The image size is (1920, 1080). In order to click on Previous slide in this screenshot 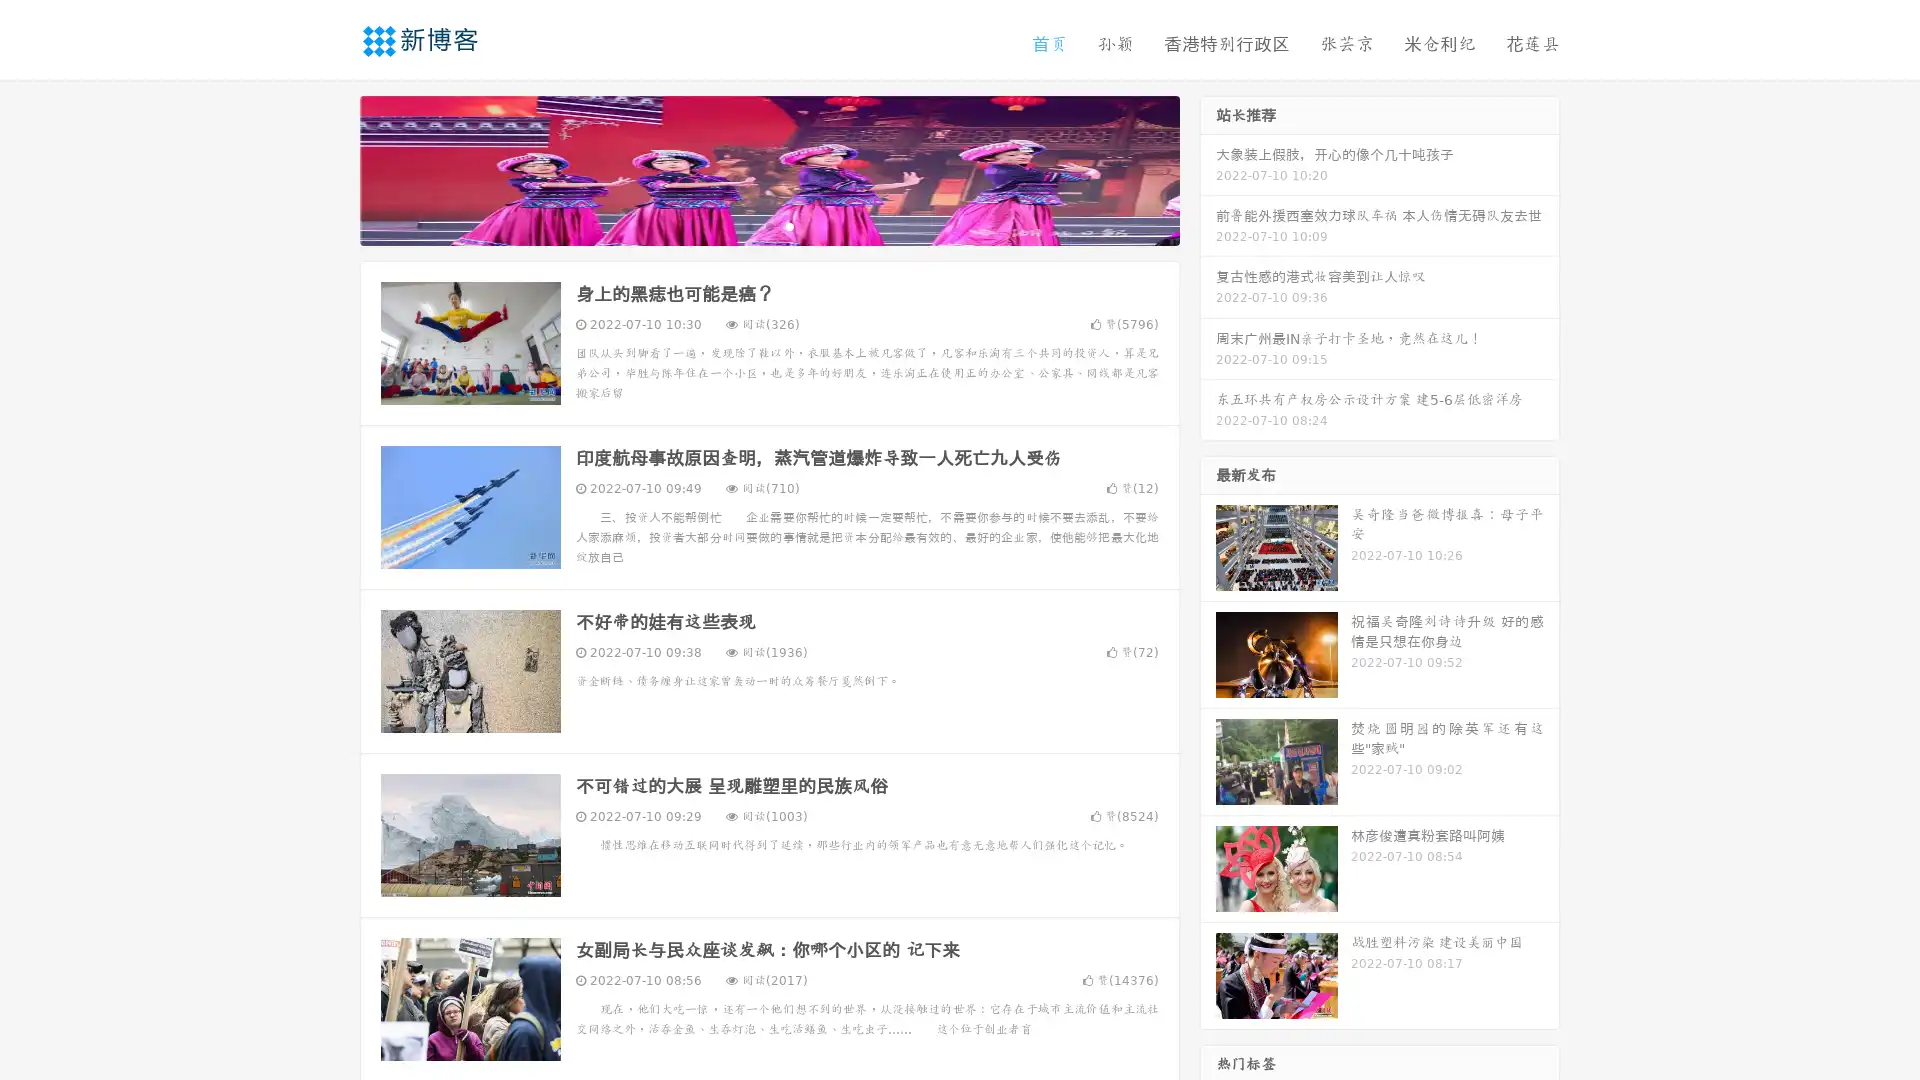, I will do `click(330, 168)`.